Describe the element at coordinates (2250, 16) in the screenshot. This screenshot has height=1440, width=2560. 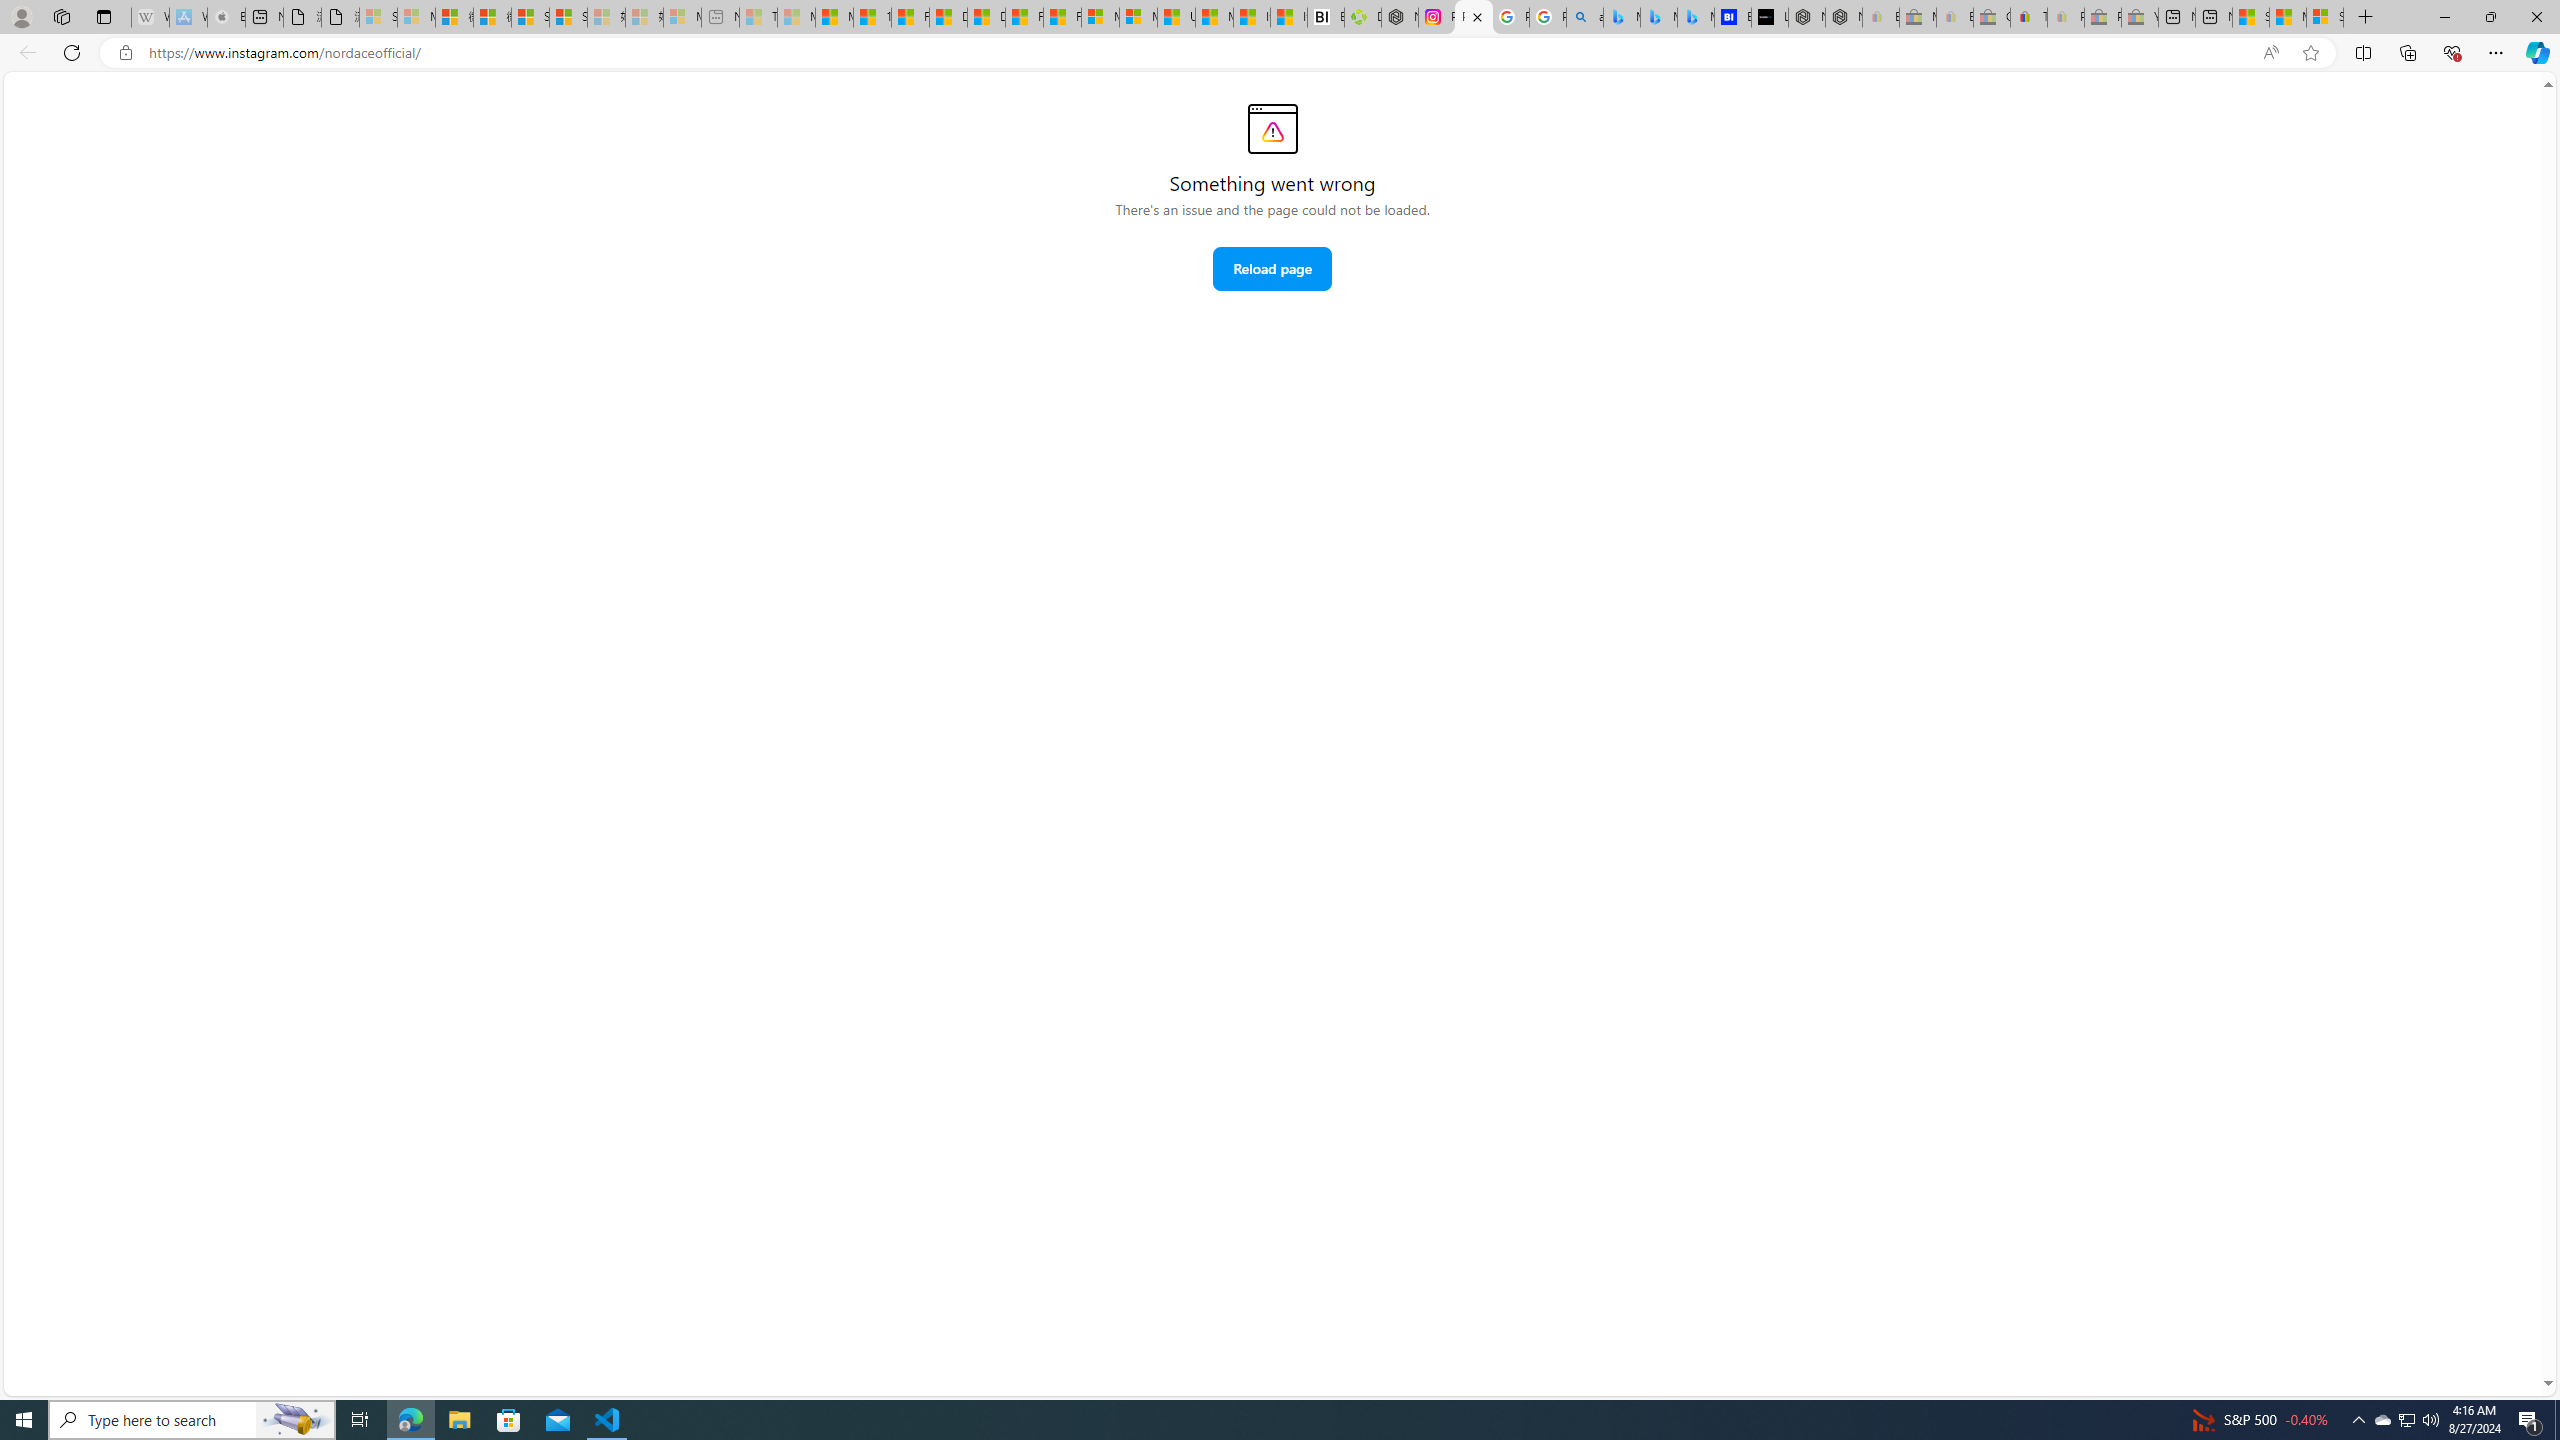
I see `'Shanghai, China hourly forecast | Microsoft Weather'` at that location.